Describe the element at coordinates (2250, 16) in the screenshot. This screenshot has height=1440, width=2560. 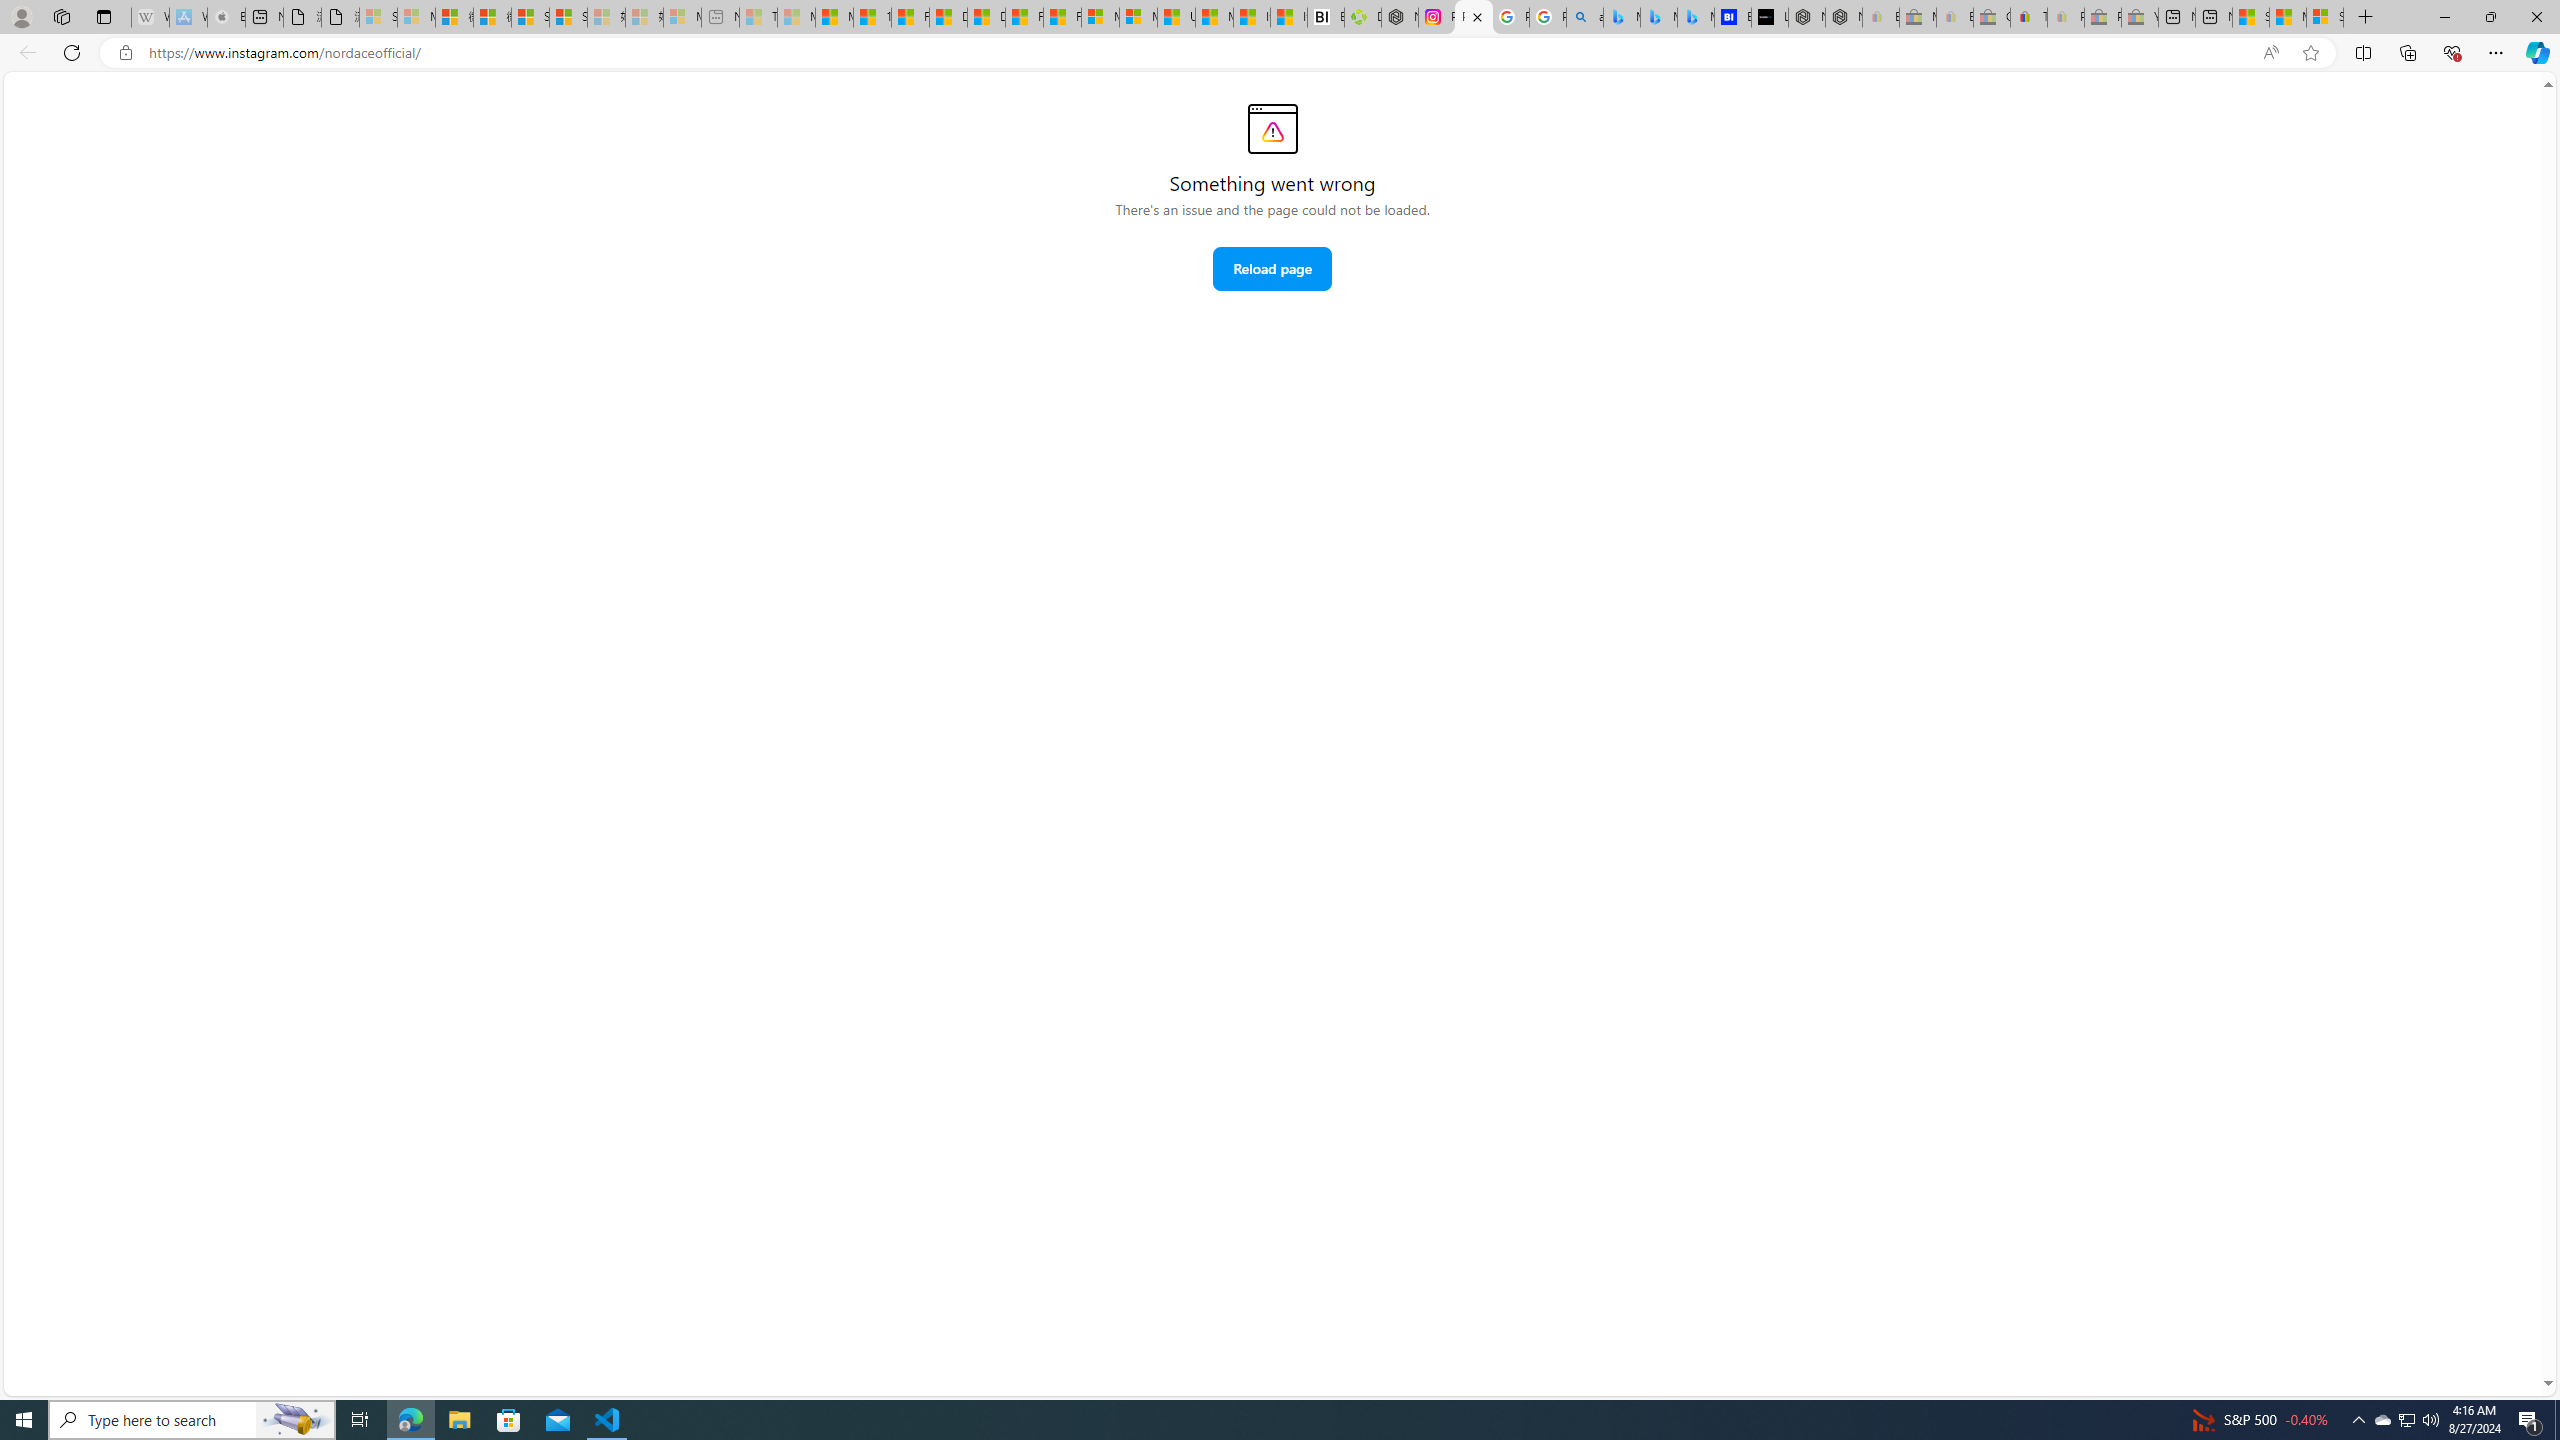
I see `'Shanghai, China hourly forecast | Microsoft Weather'` at that location.